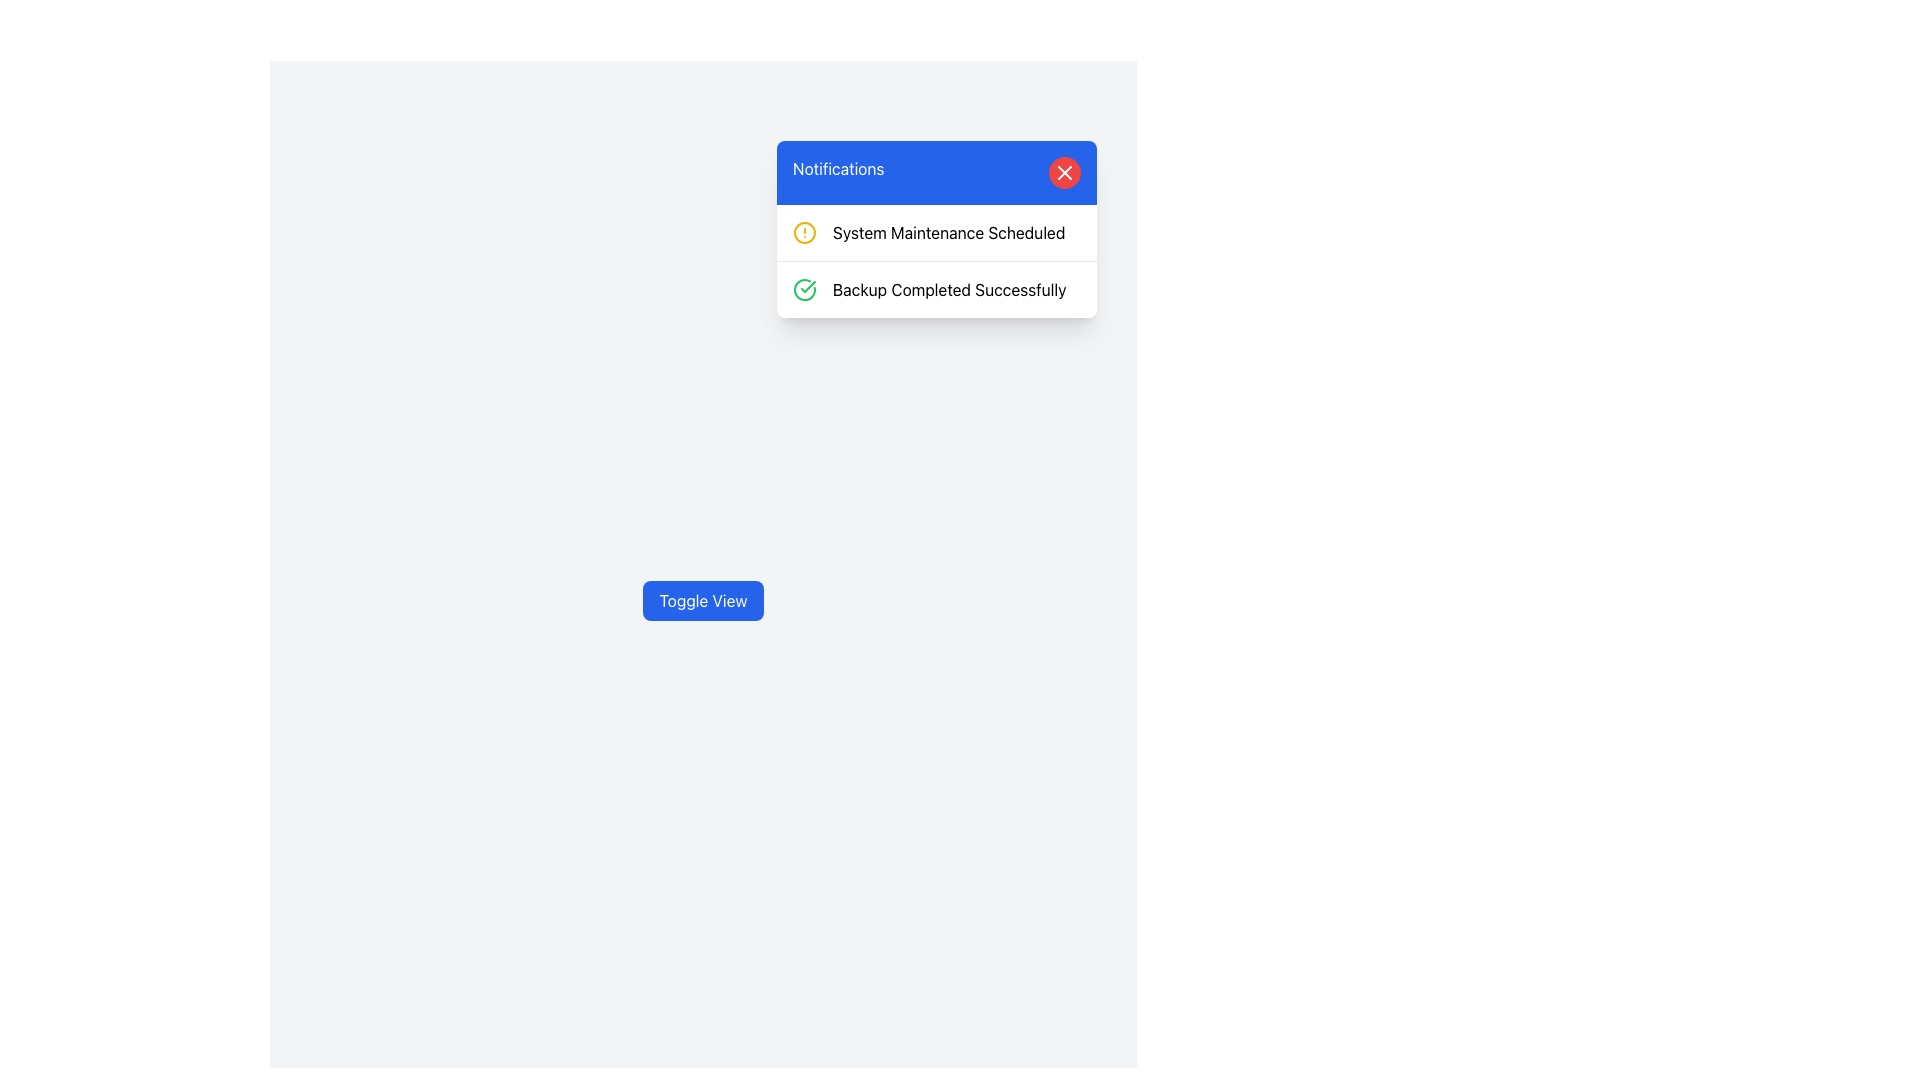 Image resolution: width=1920 pixels, height=1080 pixels. What do you see at coordinates (1064, 172) in the screenshot?
I see `the close icon represented by an 'X' symbol in white against a red circular background located at the top-right corner of the notification panel` at bounding box center [1064, 172].